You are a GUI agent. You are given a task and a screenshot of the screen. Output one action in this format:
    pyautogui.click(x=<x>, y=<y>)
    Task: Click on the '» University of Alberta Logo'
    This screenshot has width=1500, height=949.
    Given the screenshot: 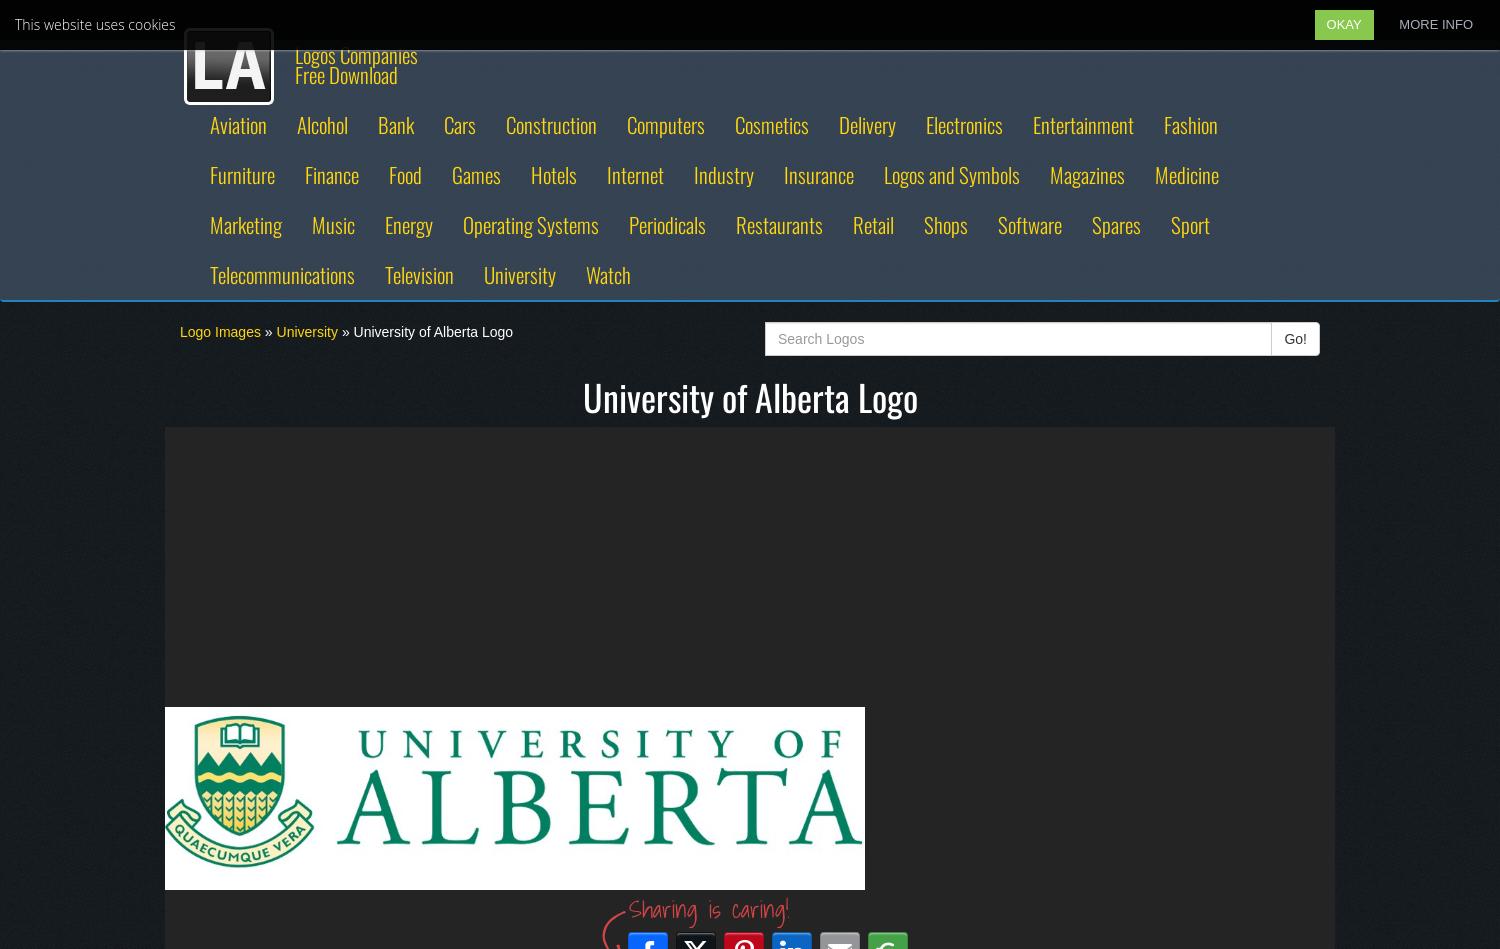 What is the action you would take?
    pyautogui.click(x=425, y=331)
    